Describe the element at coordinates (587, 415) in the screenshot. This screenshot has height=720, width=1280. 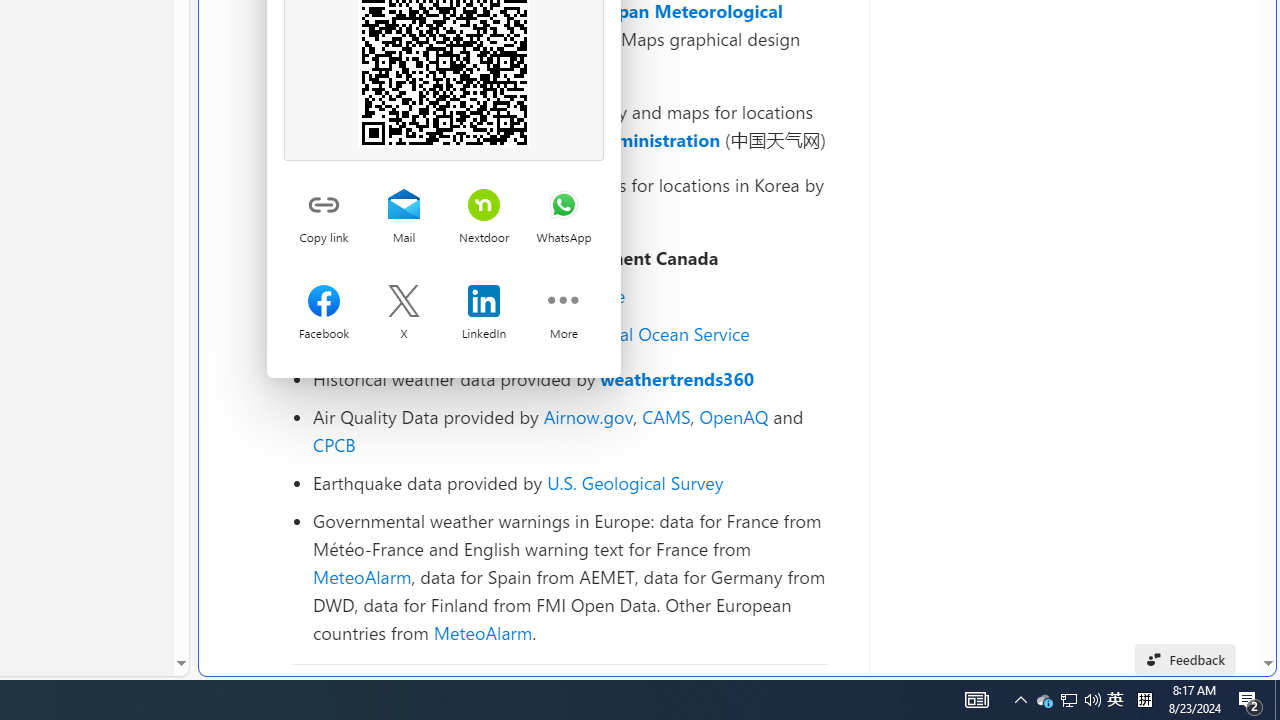
I see `'Airnow.gov'` at that location.